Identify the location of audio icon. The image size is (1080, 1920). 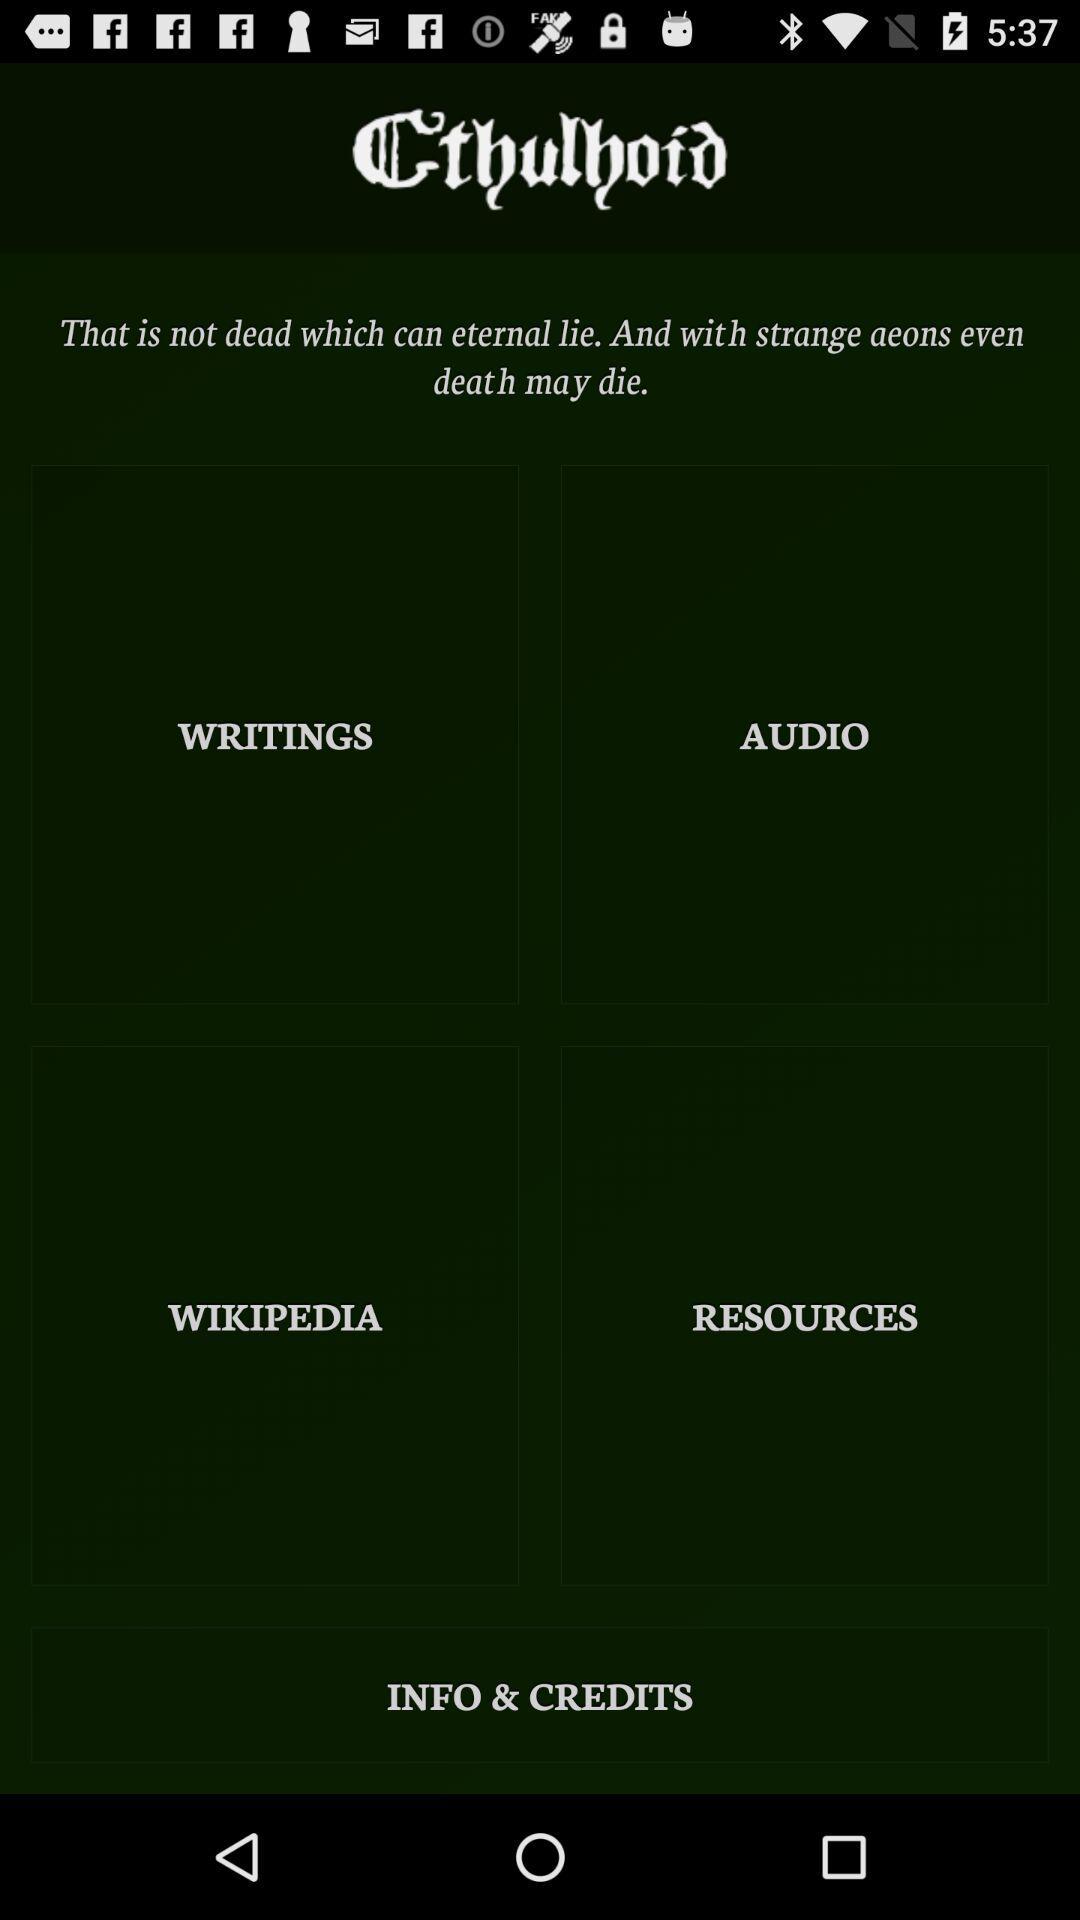
(803, 733).